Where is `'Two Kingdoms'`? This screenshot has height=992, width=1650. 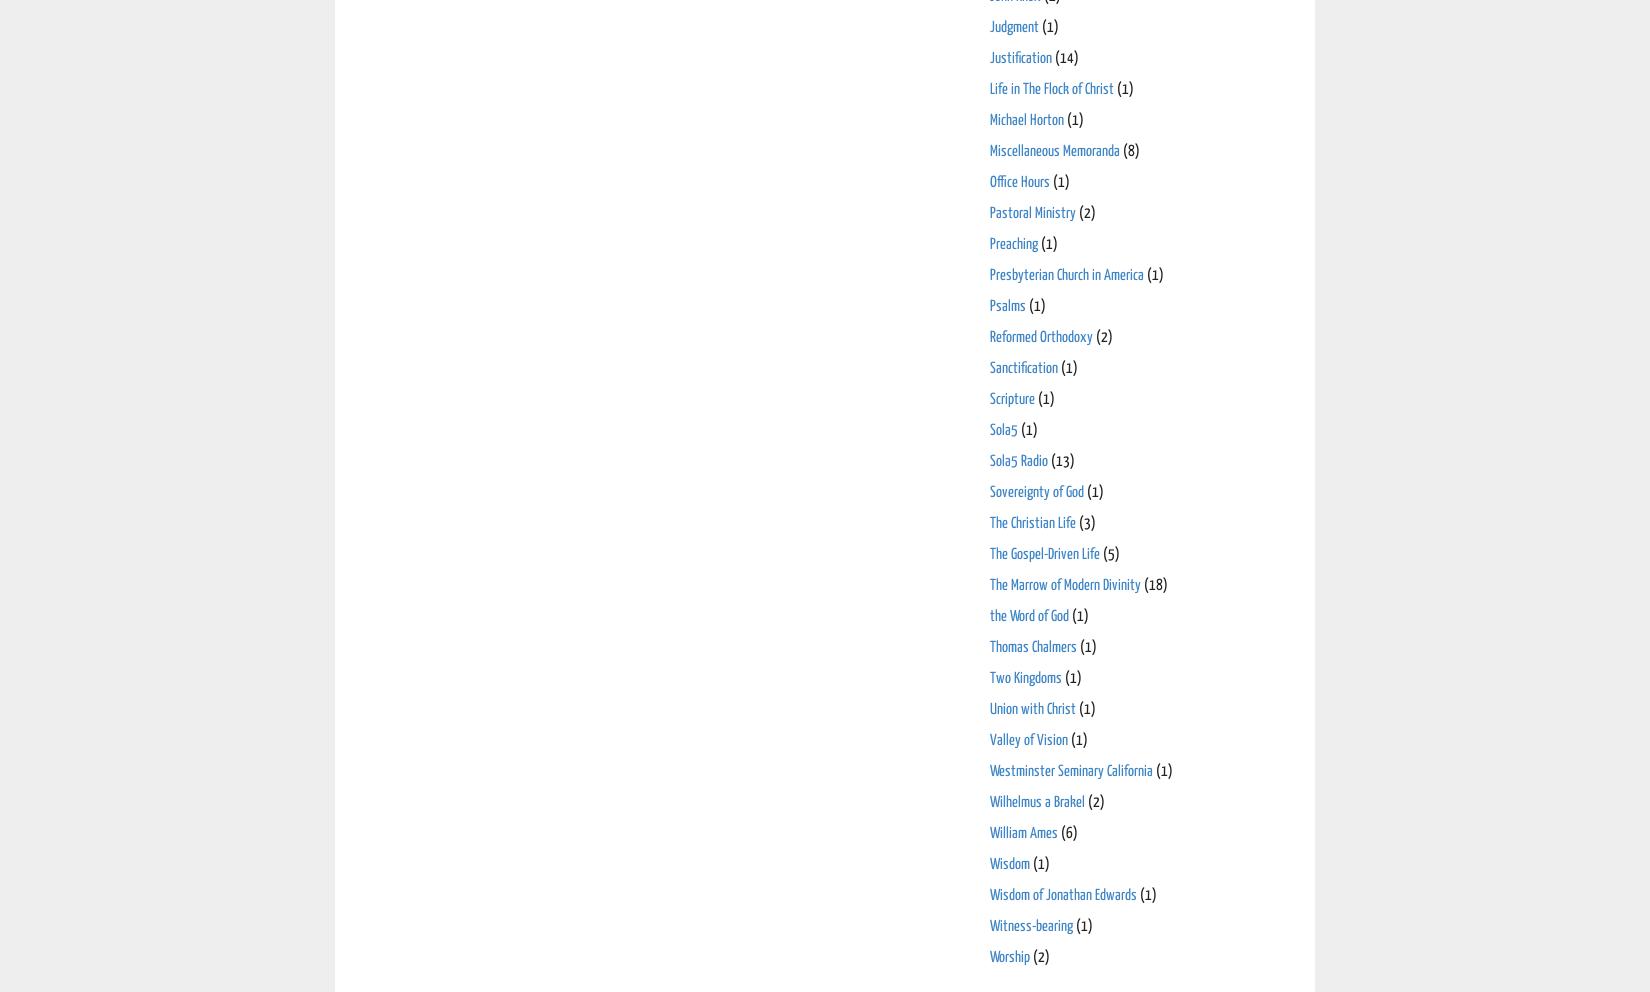 'Two Kingdoms' is located at coordinates (1025, 676).